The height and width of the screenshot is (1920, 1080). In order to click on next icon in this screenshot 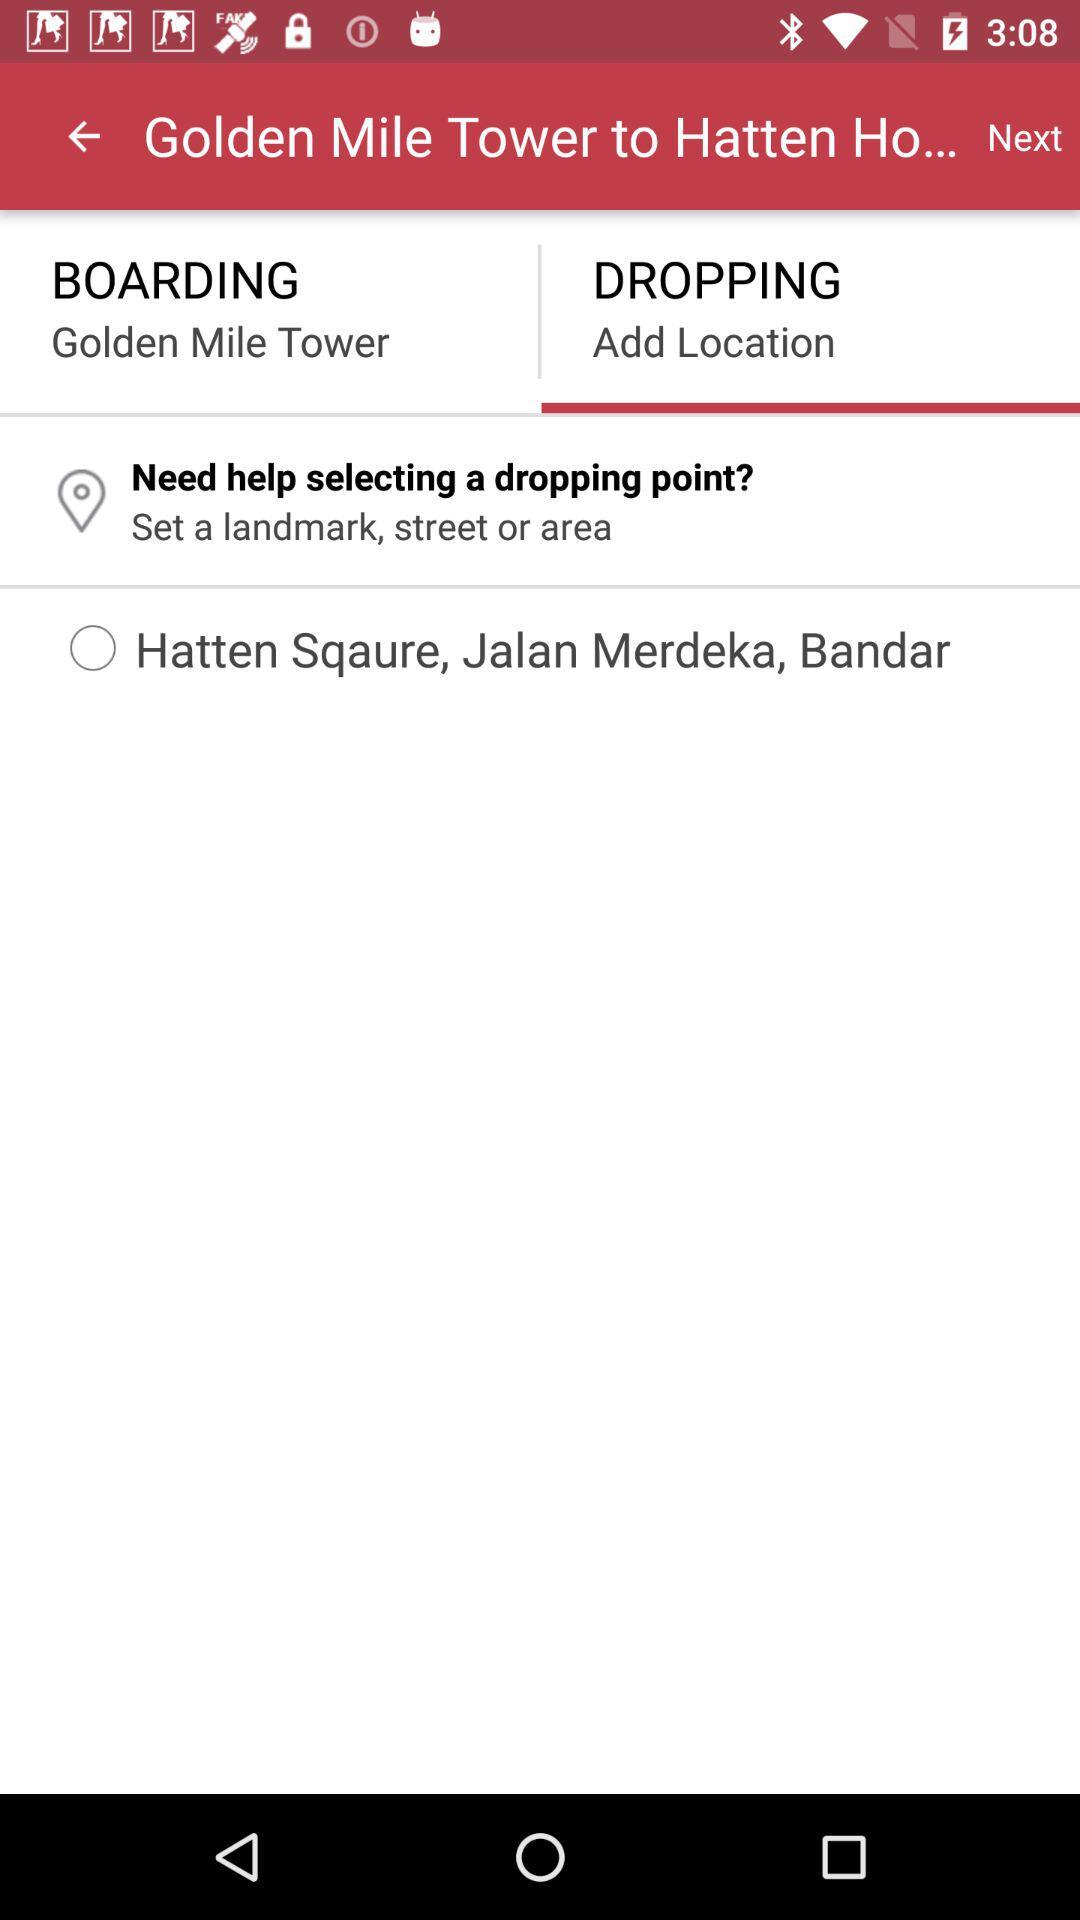, I will do `click(1024, 135)`.